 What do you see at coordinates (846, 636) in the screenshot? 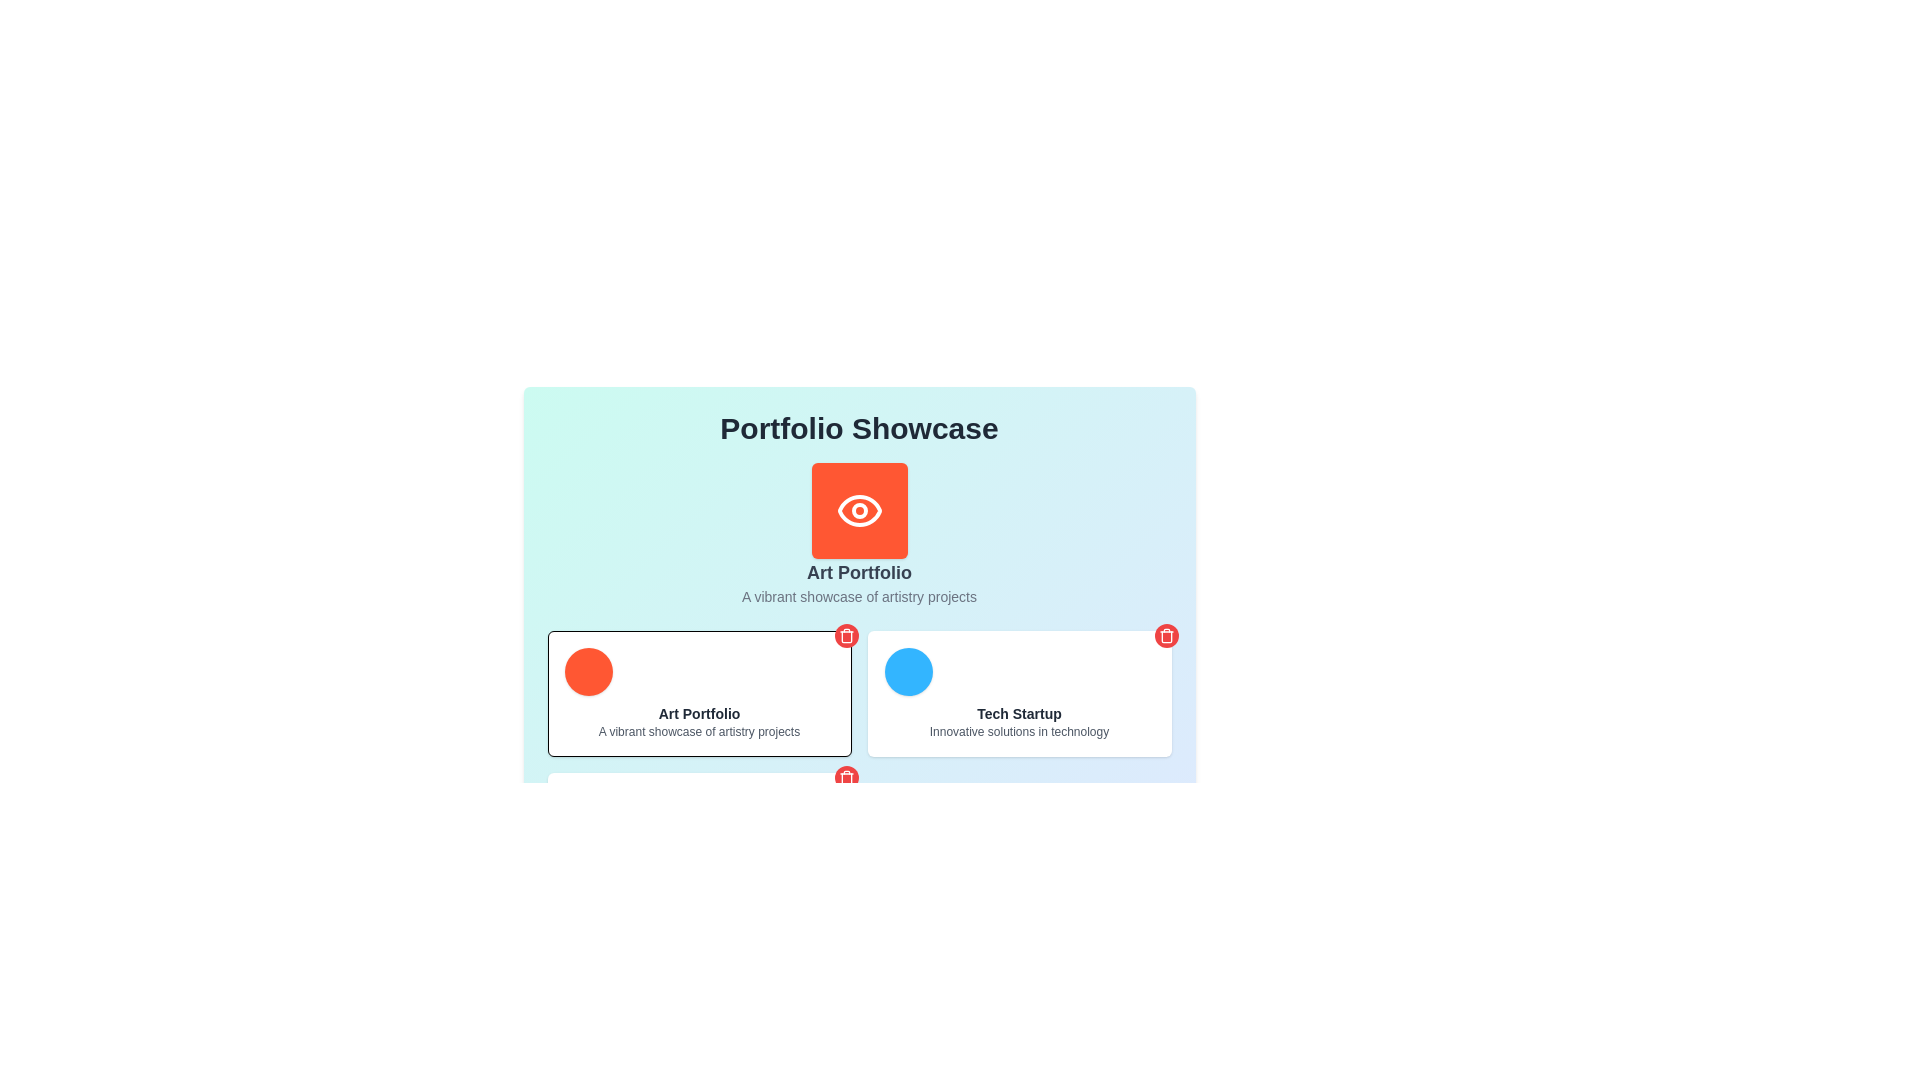
I see `the small circular red button with a white trash can icon located at the top-right corner of the 'Art Portfolio' card` at bounding box center [846, 636].